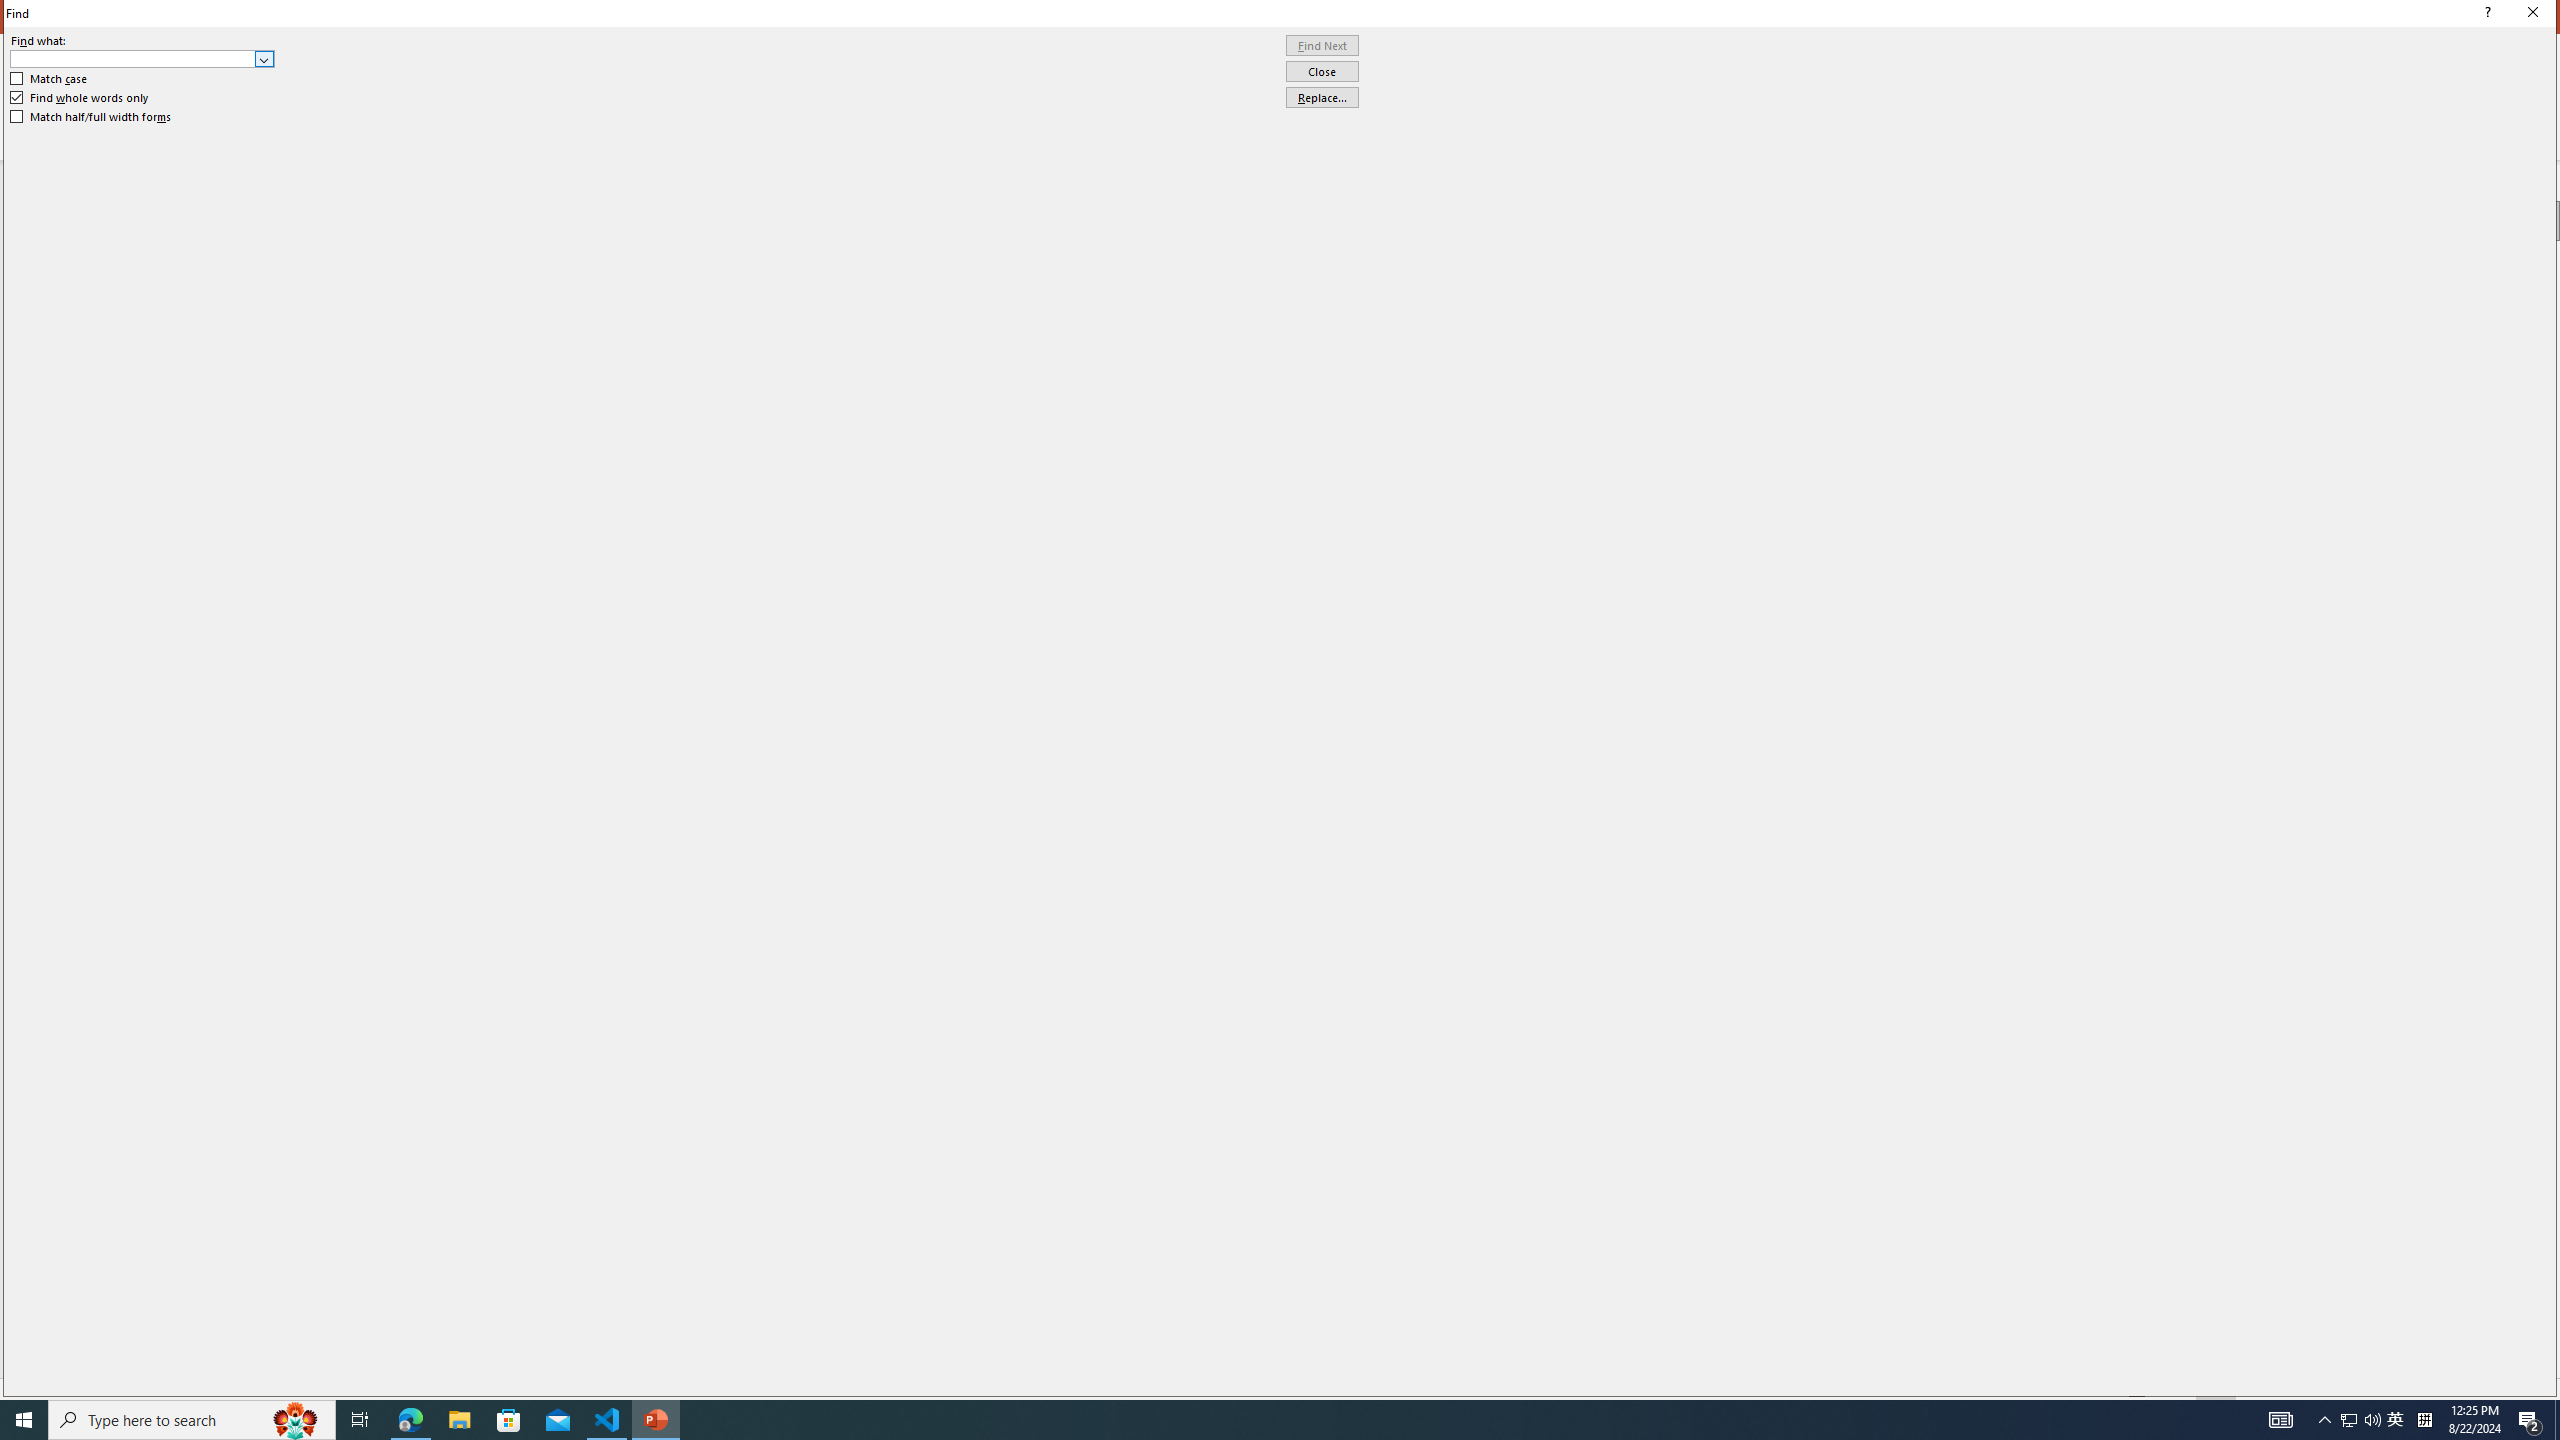 This screenshot has width=2560, height=1440. Describe the element at coordinates (80, 96) in the screenshot. I see `'Find whole words only'` at that location.